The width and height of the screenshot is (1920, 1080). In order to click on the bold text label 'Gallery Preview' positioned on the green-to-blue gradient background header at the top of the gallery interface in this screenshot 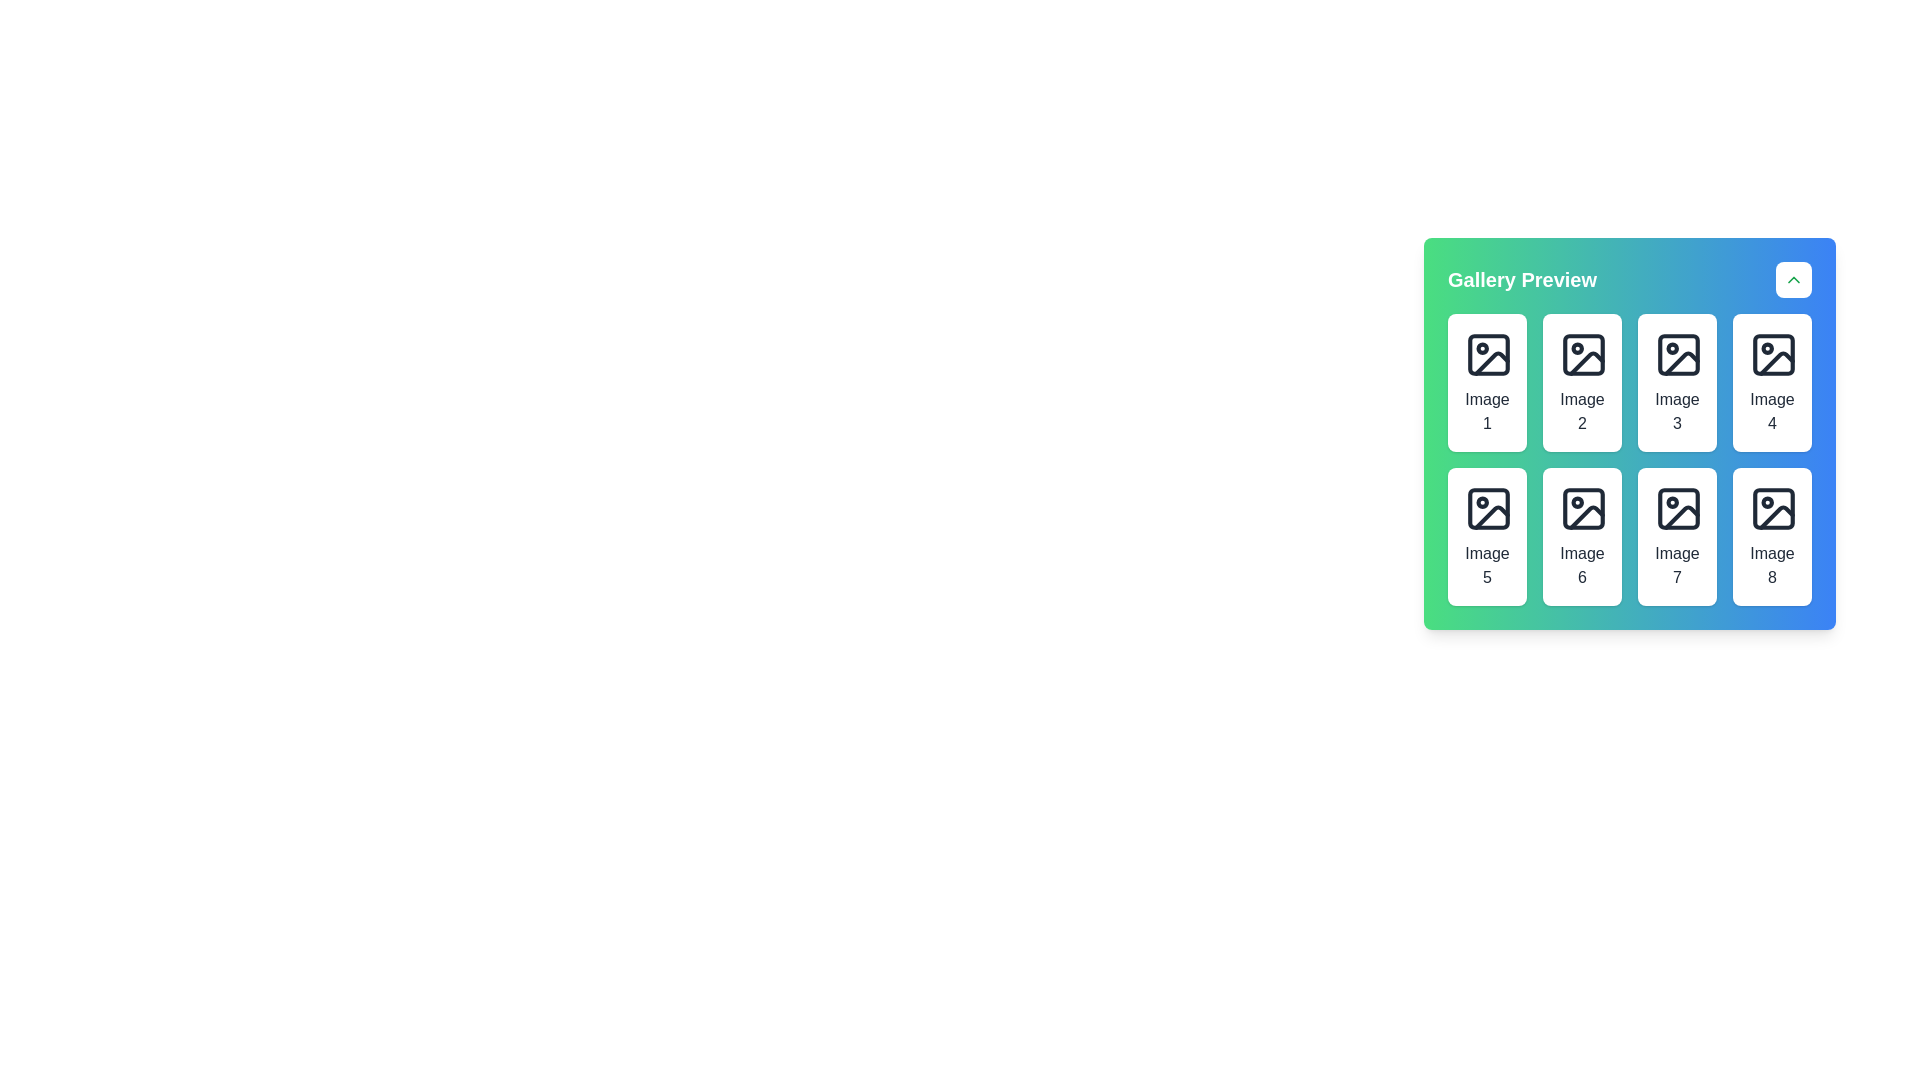, I will do `click(1521, 280)`.